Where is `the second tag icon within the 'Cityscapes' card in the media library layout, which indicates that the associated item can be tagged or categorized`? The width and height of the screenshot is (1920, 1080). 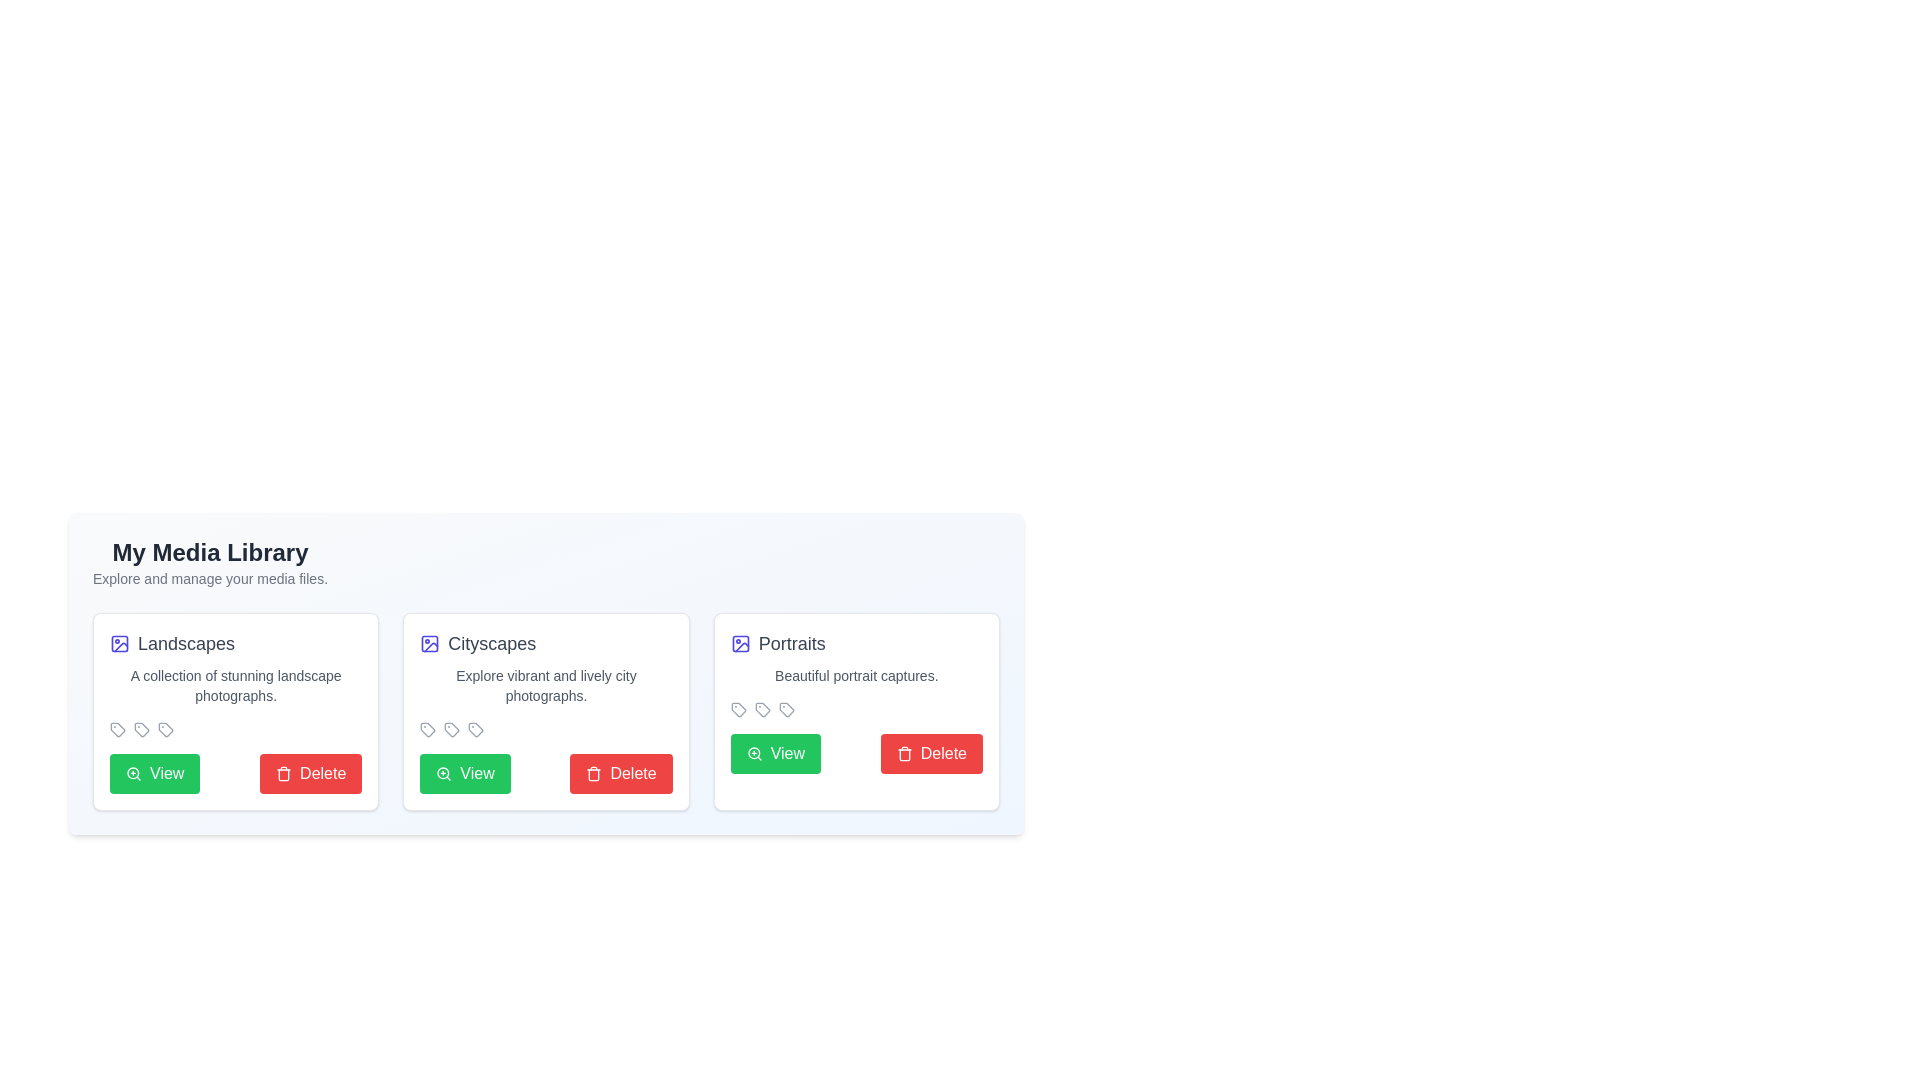
the second tag icon within the 'Cityscapes' card in the media library layout, which indicates that the associated item can be tagged or categorized is located at coordinates (450, 729).